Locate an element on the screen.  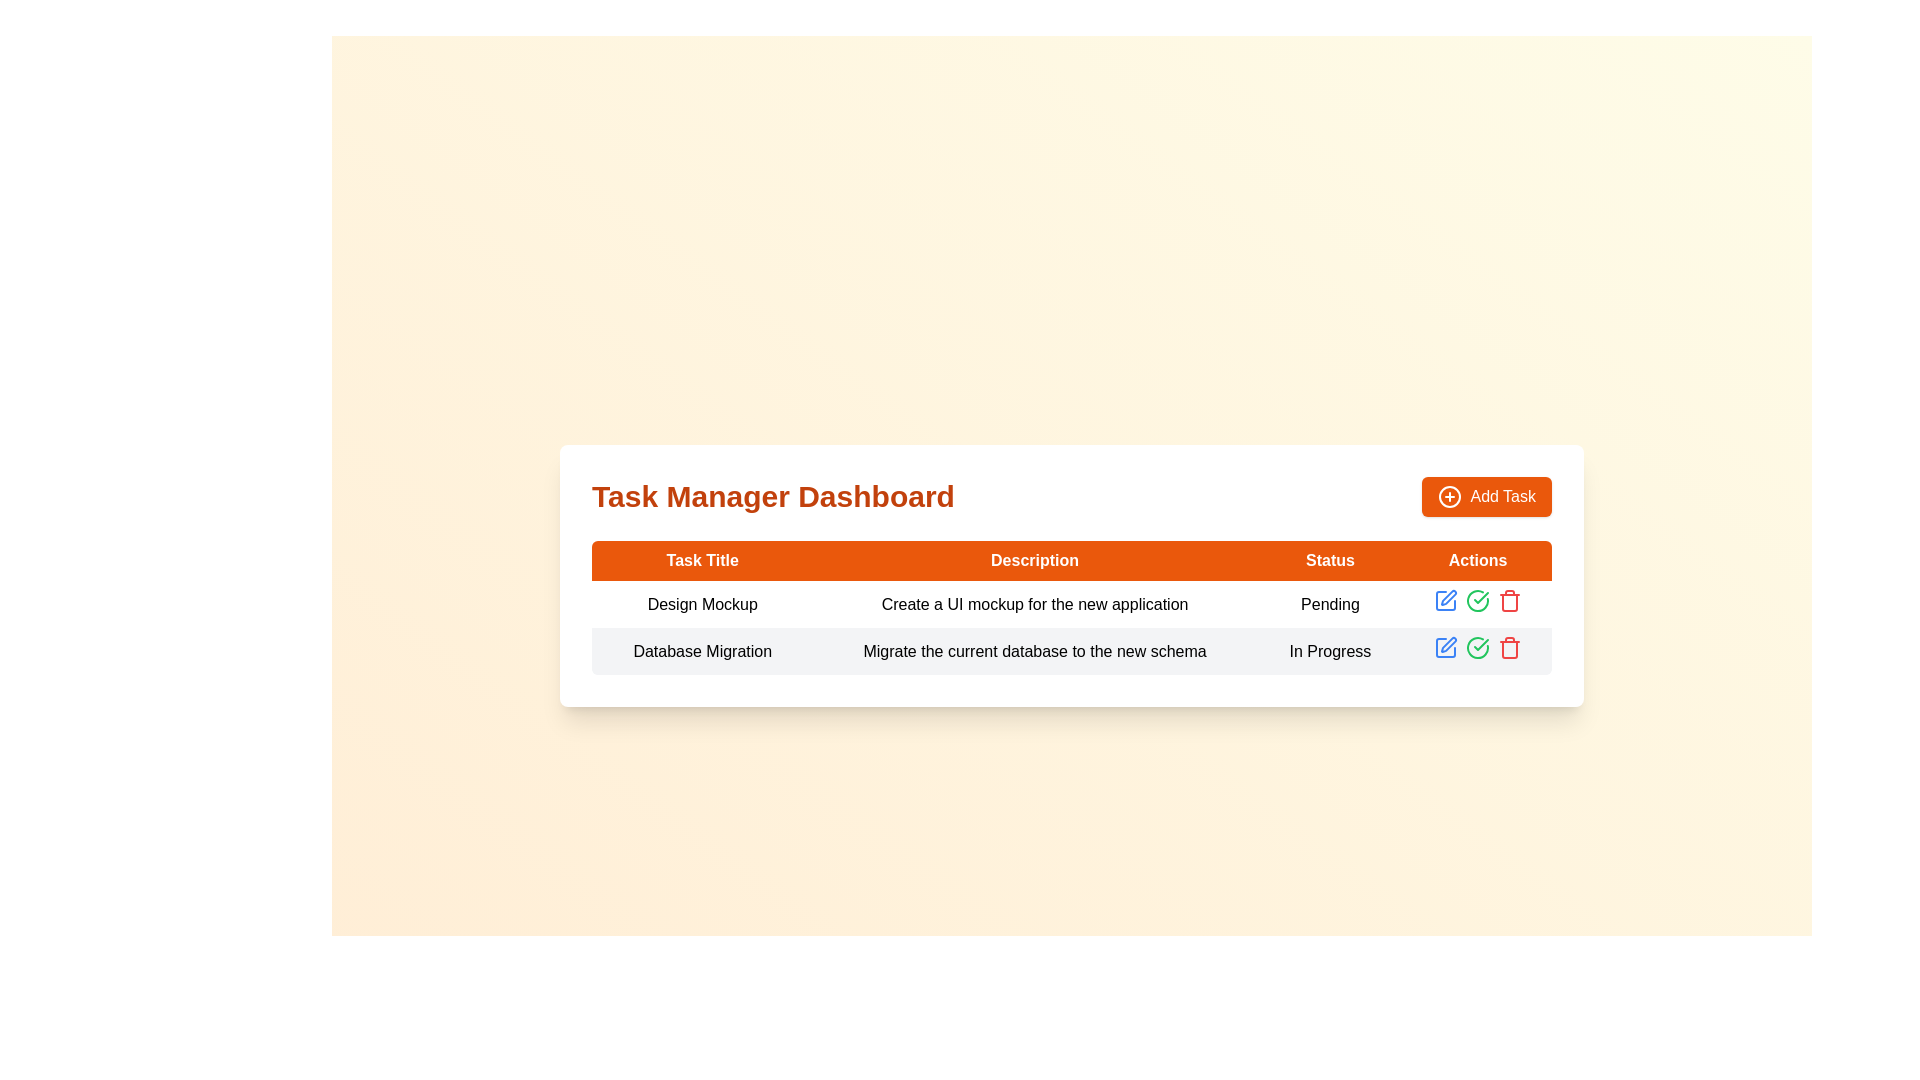
the confirmation icon in the 'Actions' column of the second row of the table to mark the 'Database Migration' task as complete is located at coordinates (1481, 596).